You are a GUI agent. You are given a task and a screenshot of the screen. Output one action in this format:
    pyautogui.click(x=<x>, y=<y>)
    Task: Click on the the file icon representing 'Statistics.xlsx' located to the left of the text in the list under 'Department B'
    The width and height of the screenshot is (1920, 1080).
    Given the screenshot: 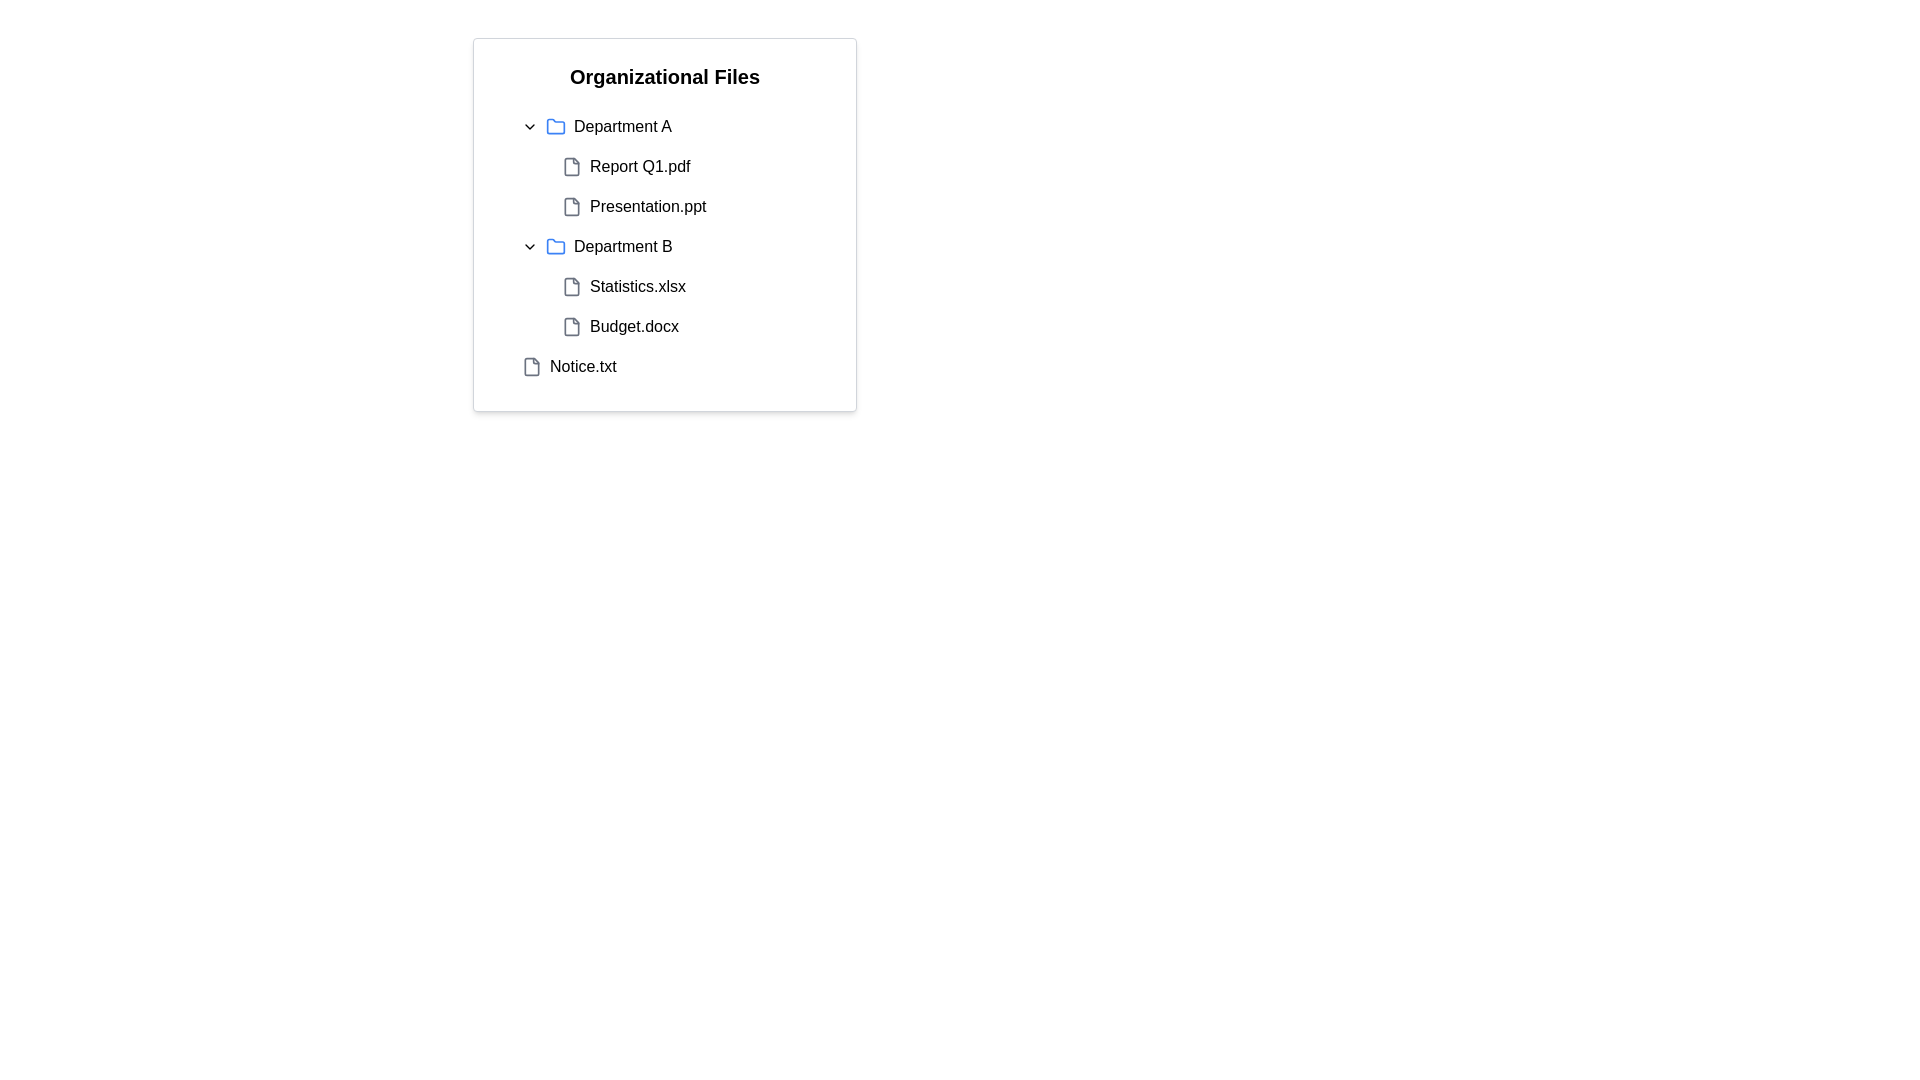 What is the action you would take?
    pyautogui.click(x=570, y=286)
    